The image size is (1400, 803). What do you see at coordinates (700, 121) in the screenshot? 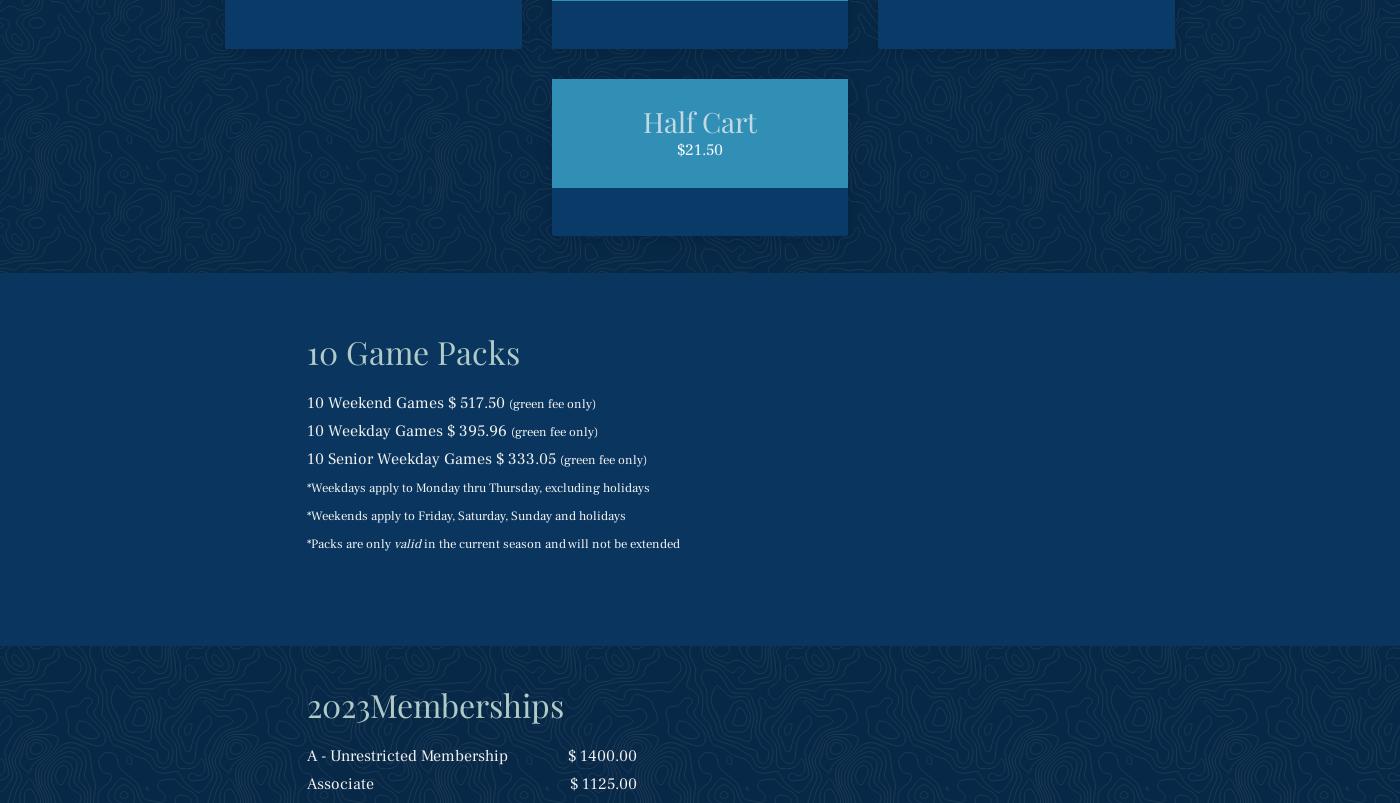
I see `'Half Cart'` at bounding box center [700, 121].